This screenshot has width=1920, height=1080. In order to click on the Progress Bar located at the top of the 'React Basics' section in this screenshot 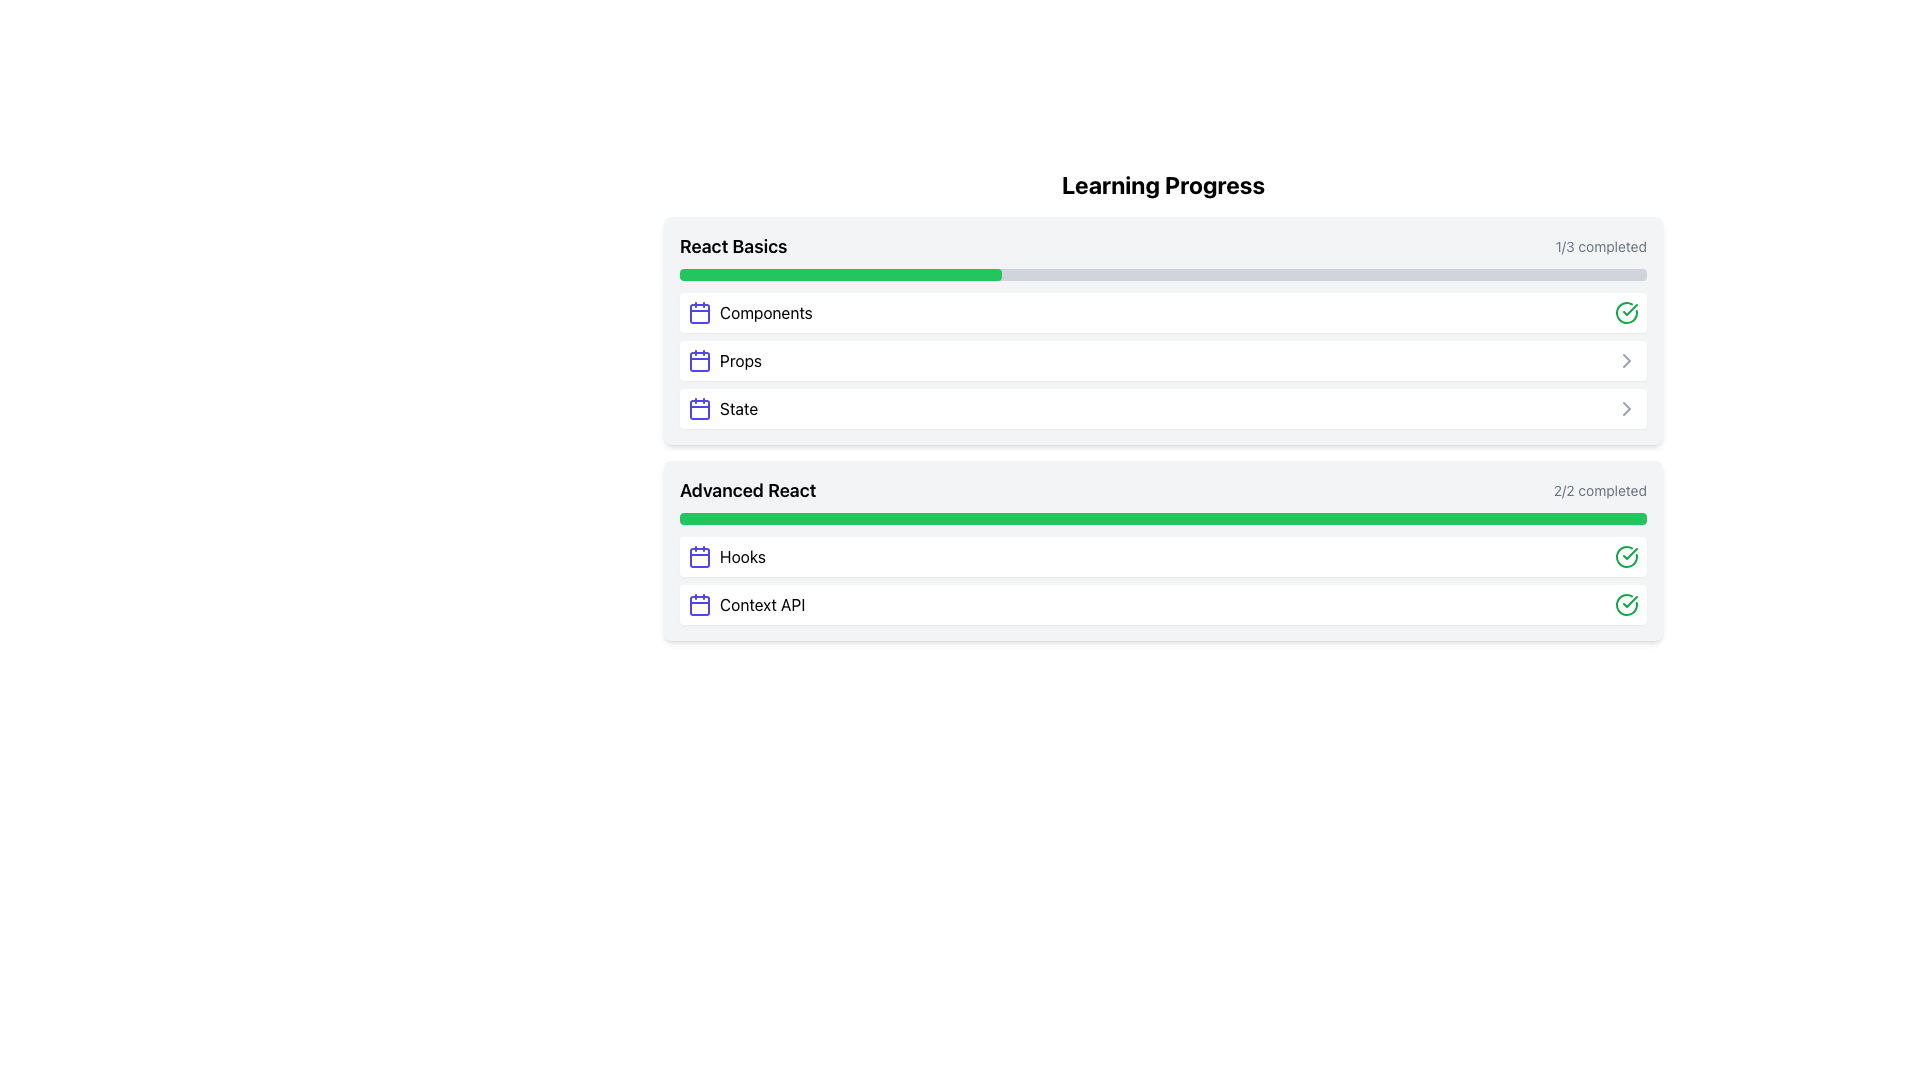, I will do `click(841, 274)`.